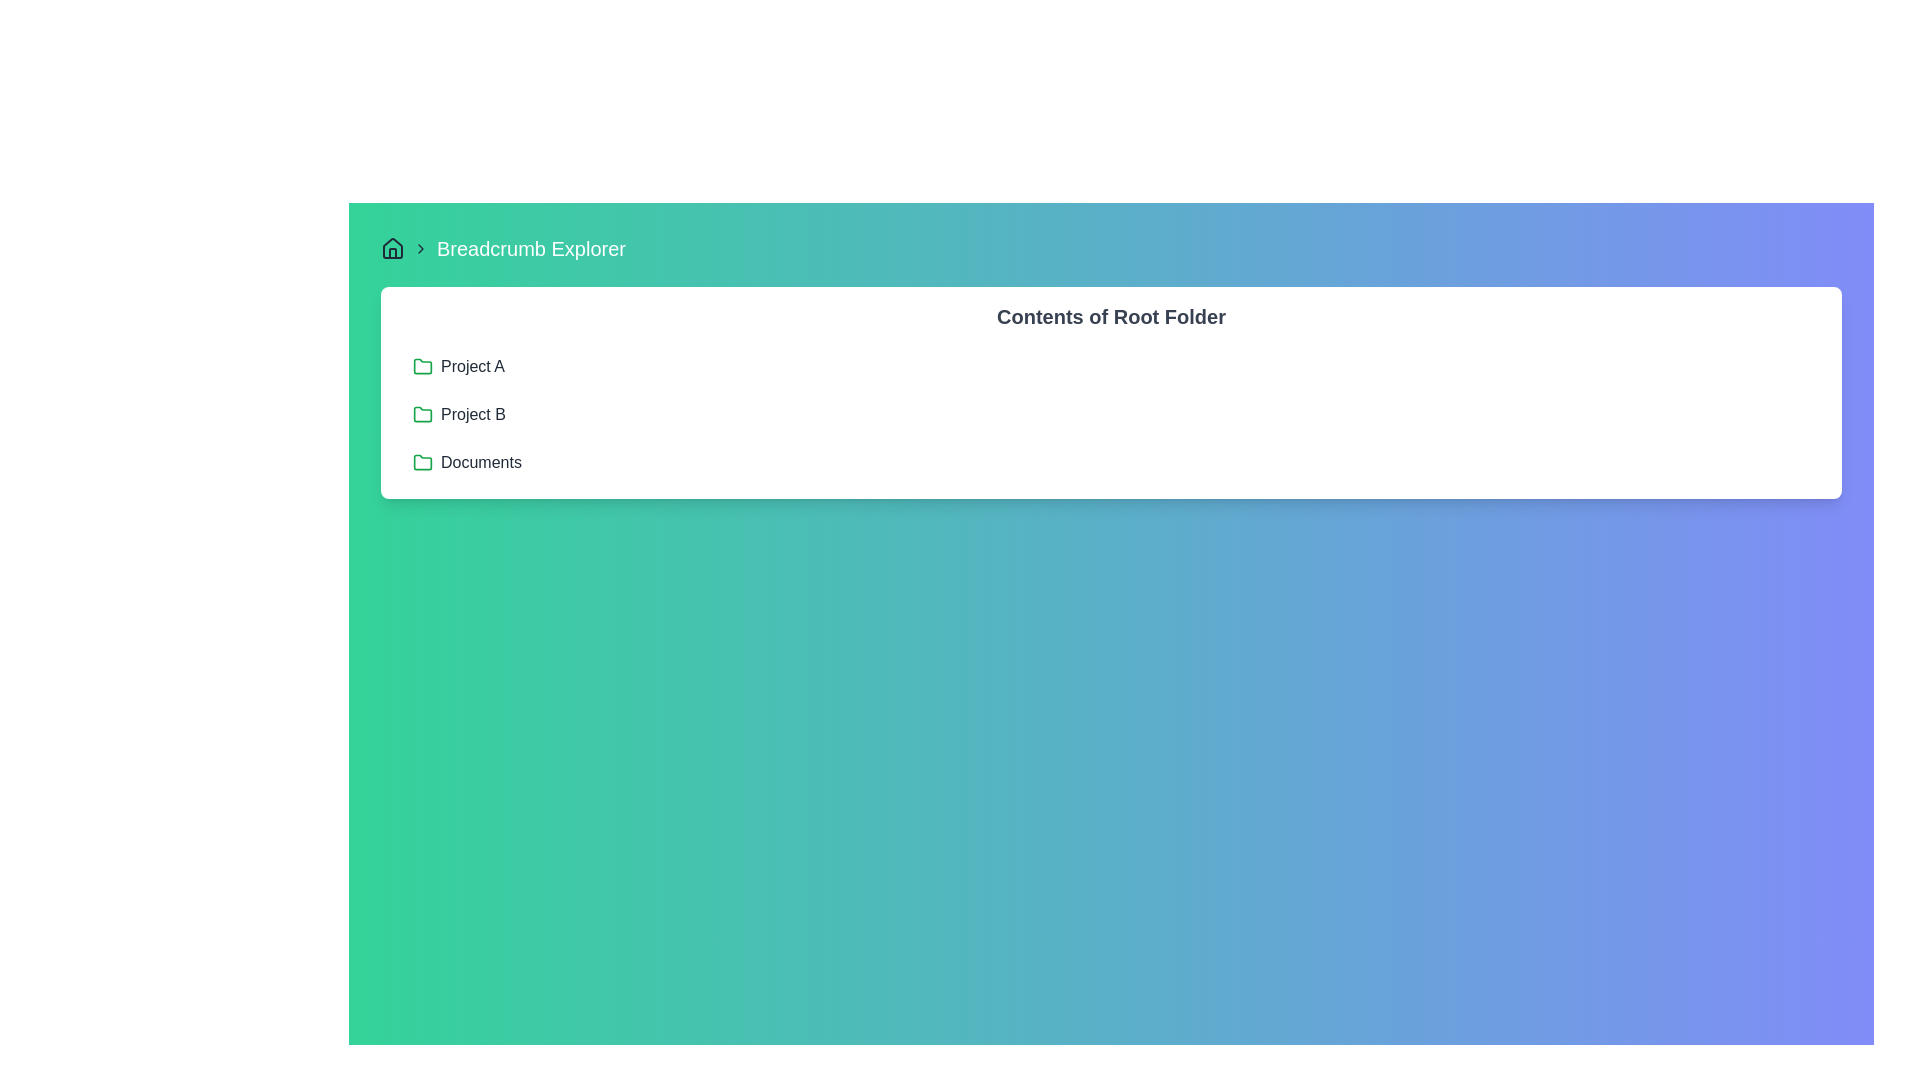 The height and width of the screenshot is (1080, 1920). I want to click on the Folder icon representing 'Project B', so click(421, 412).